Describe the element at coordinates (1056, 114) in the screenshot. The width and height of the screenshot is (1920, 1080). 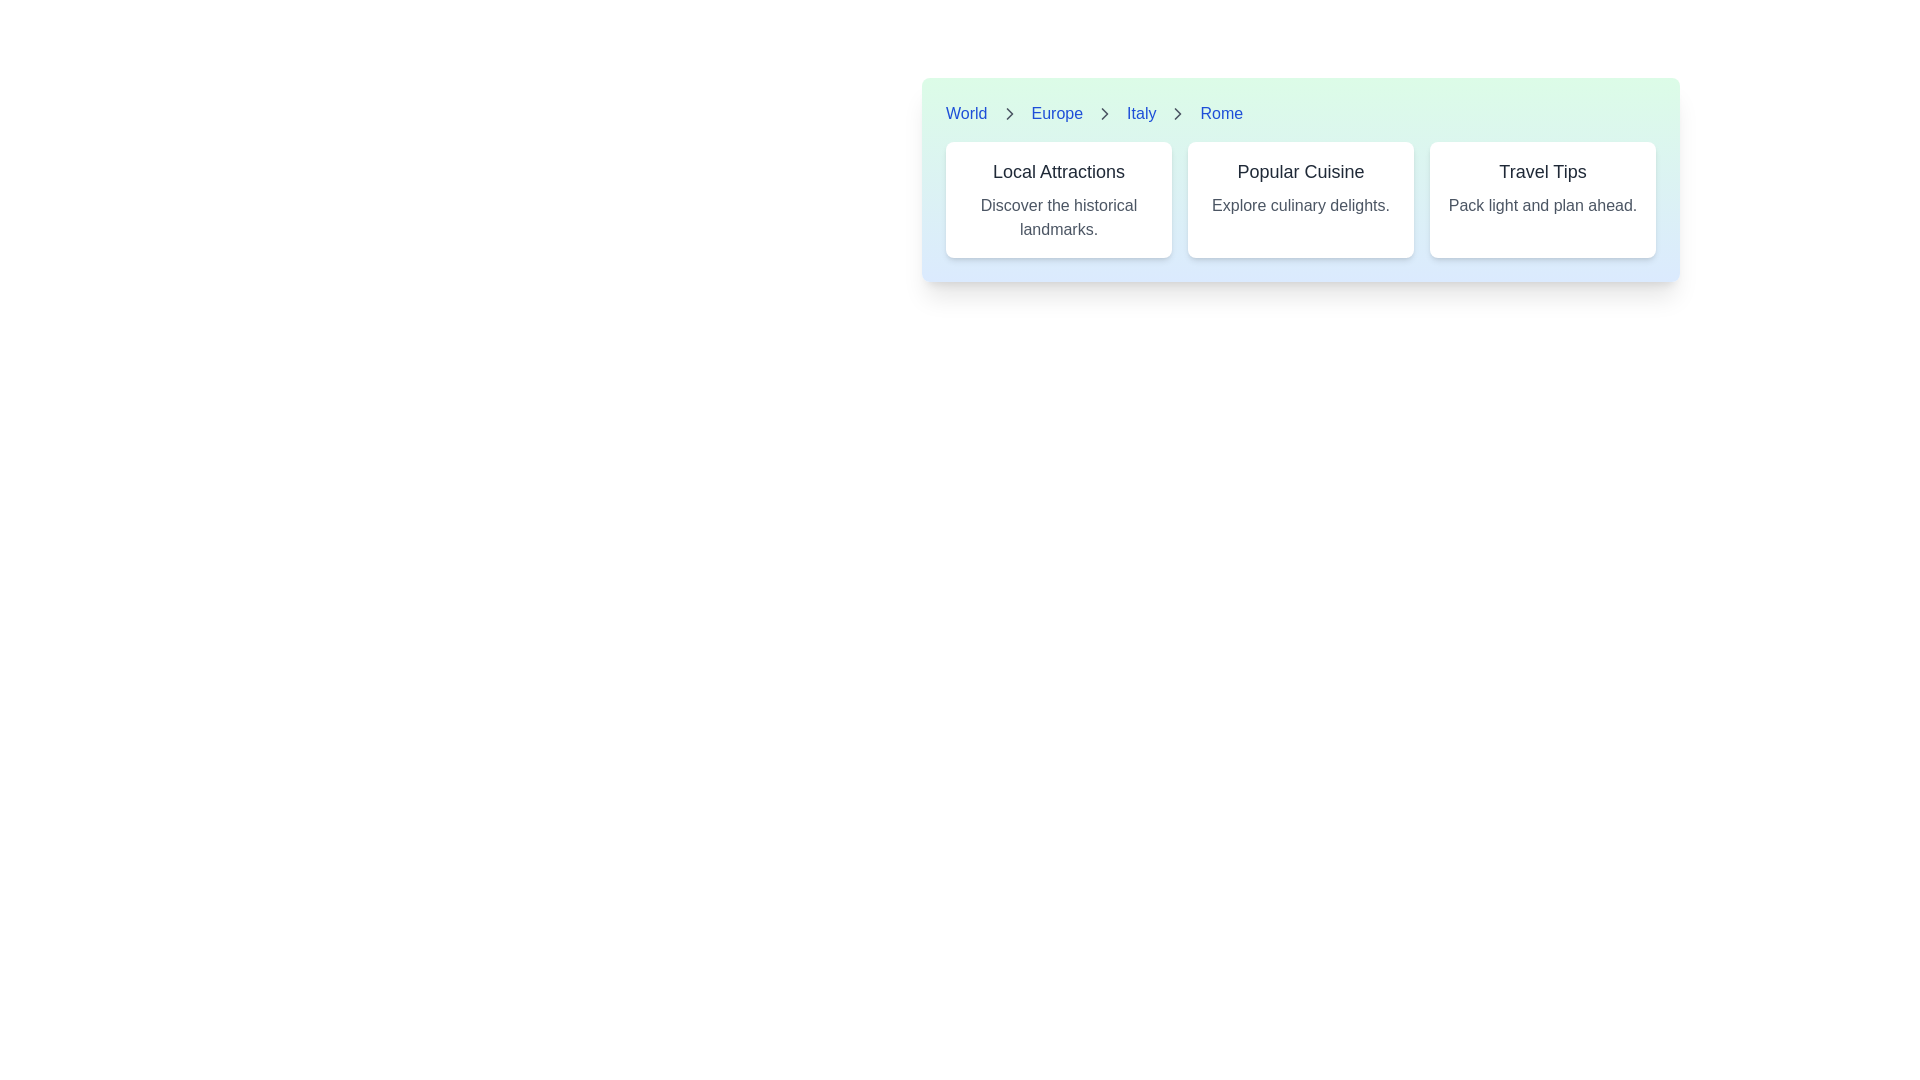
I see `the interactive link labeled 'Europe' in the breadcrumb navigation` at that location.